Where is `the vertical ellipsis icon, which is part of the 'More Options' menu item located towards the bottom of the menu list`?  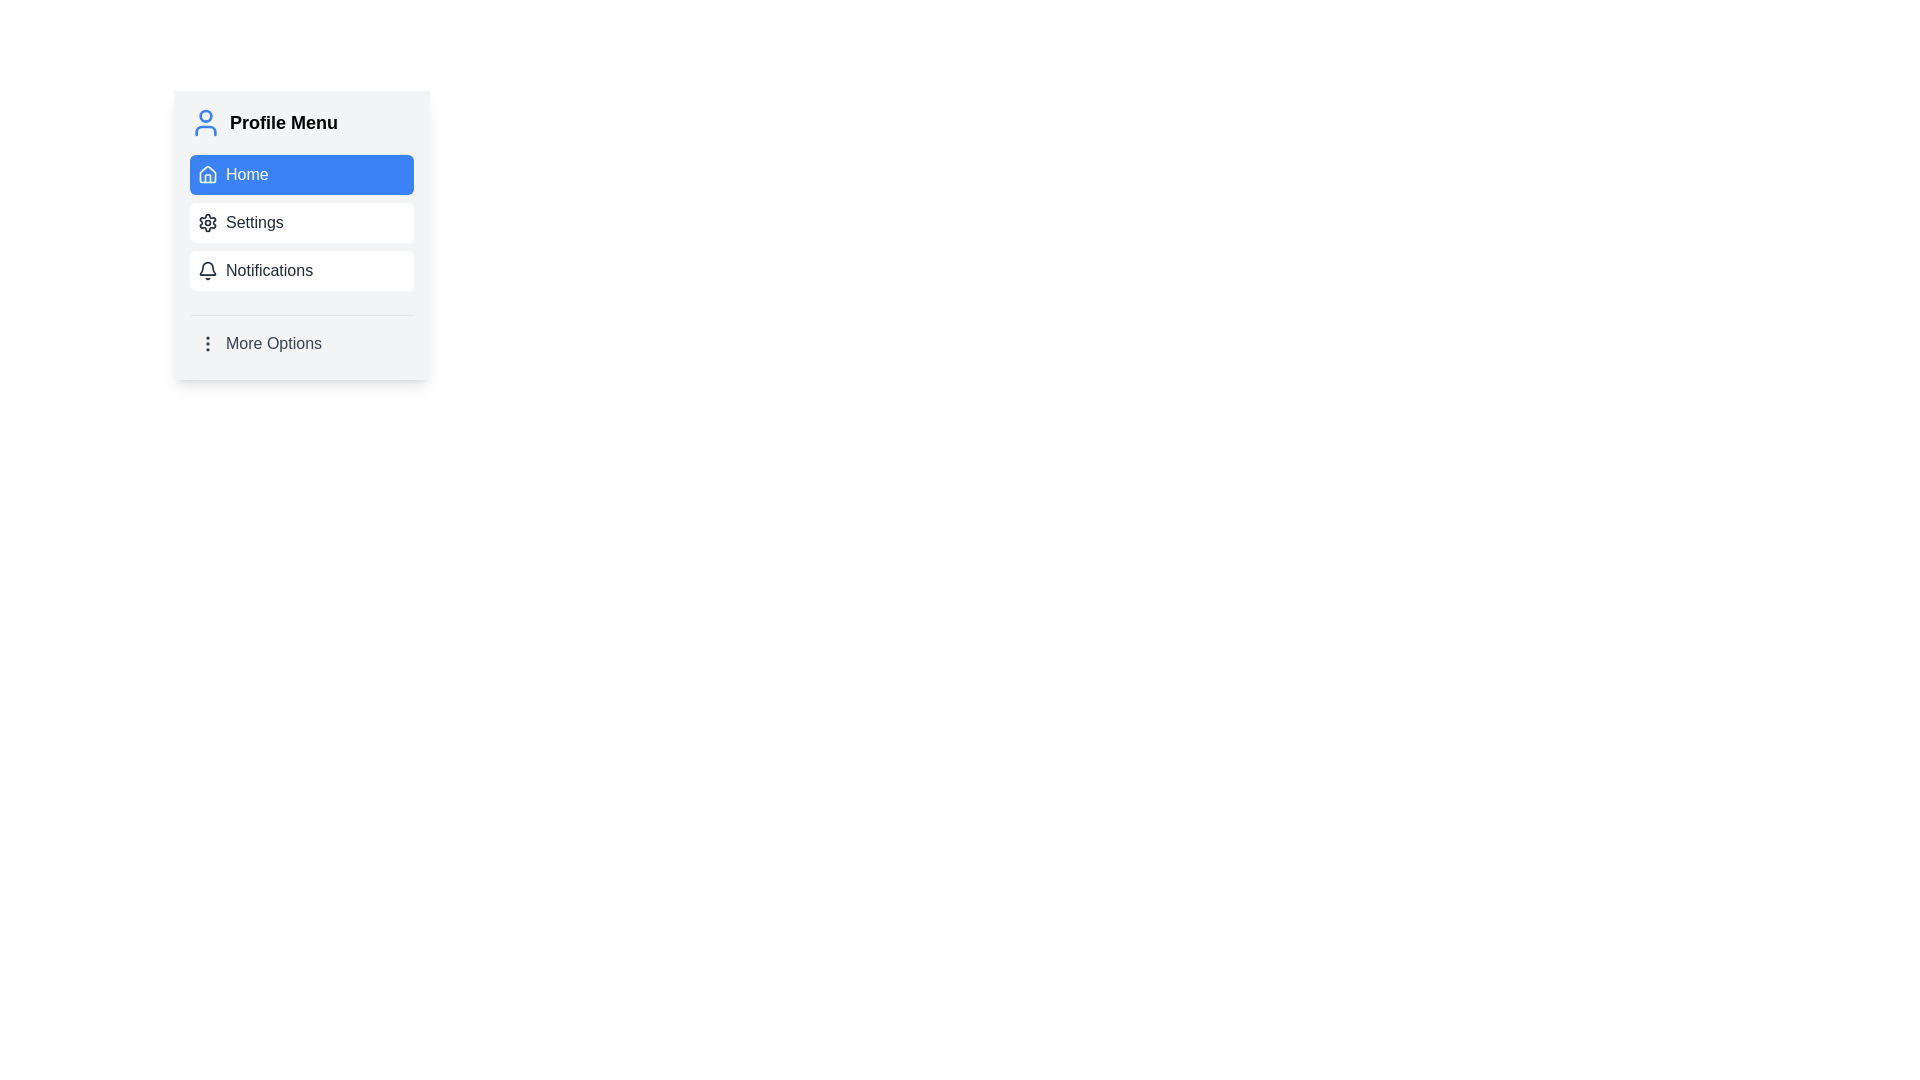
the vertical ellipsis icon, which is part of the 'More Options' menu item located towards the bottom of the menu list is located at coordinates (207, 342).